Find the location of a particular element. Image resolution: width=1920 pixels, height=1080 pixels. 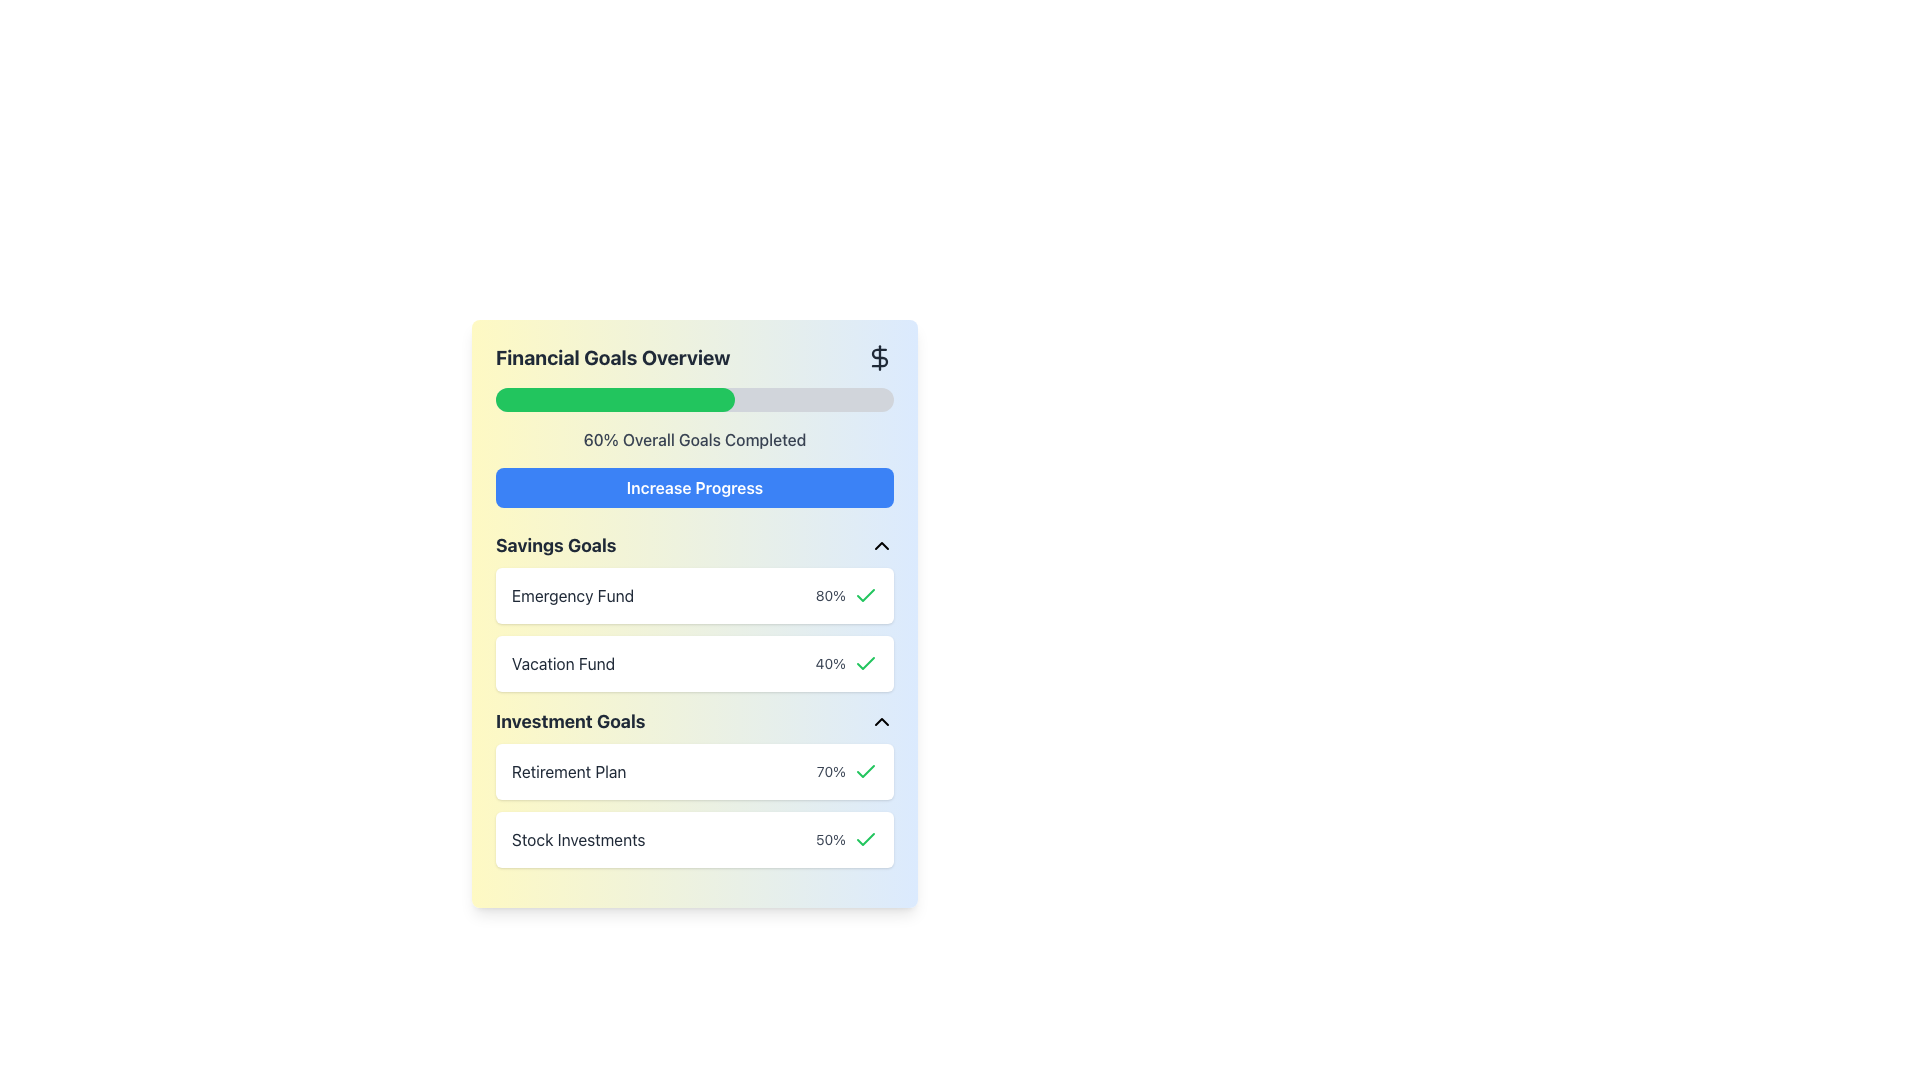

static text label that provides a numeric and descriptive summary of the user's overall completion percentage towards their financial goals, located centrally in the 'Financial Goals Overview' section, below the progress bar and above the 'Increase Progress' button is located at coordinates (695, 438).